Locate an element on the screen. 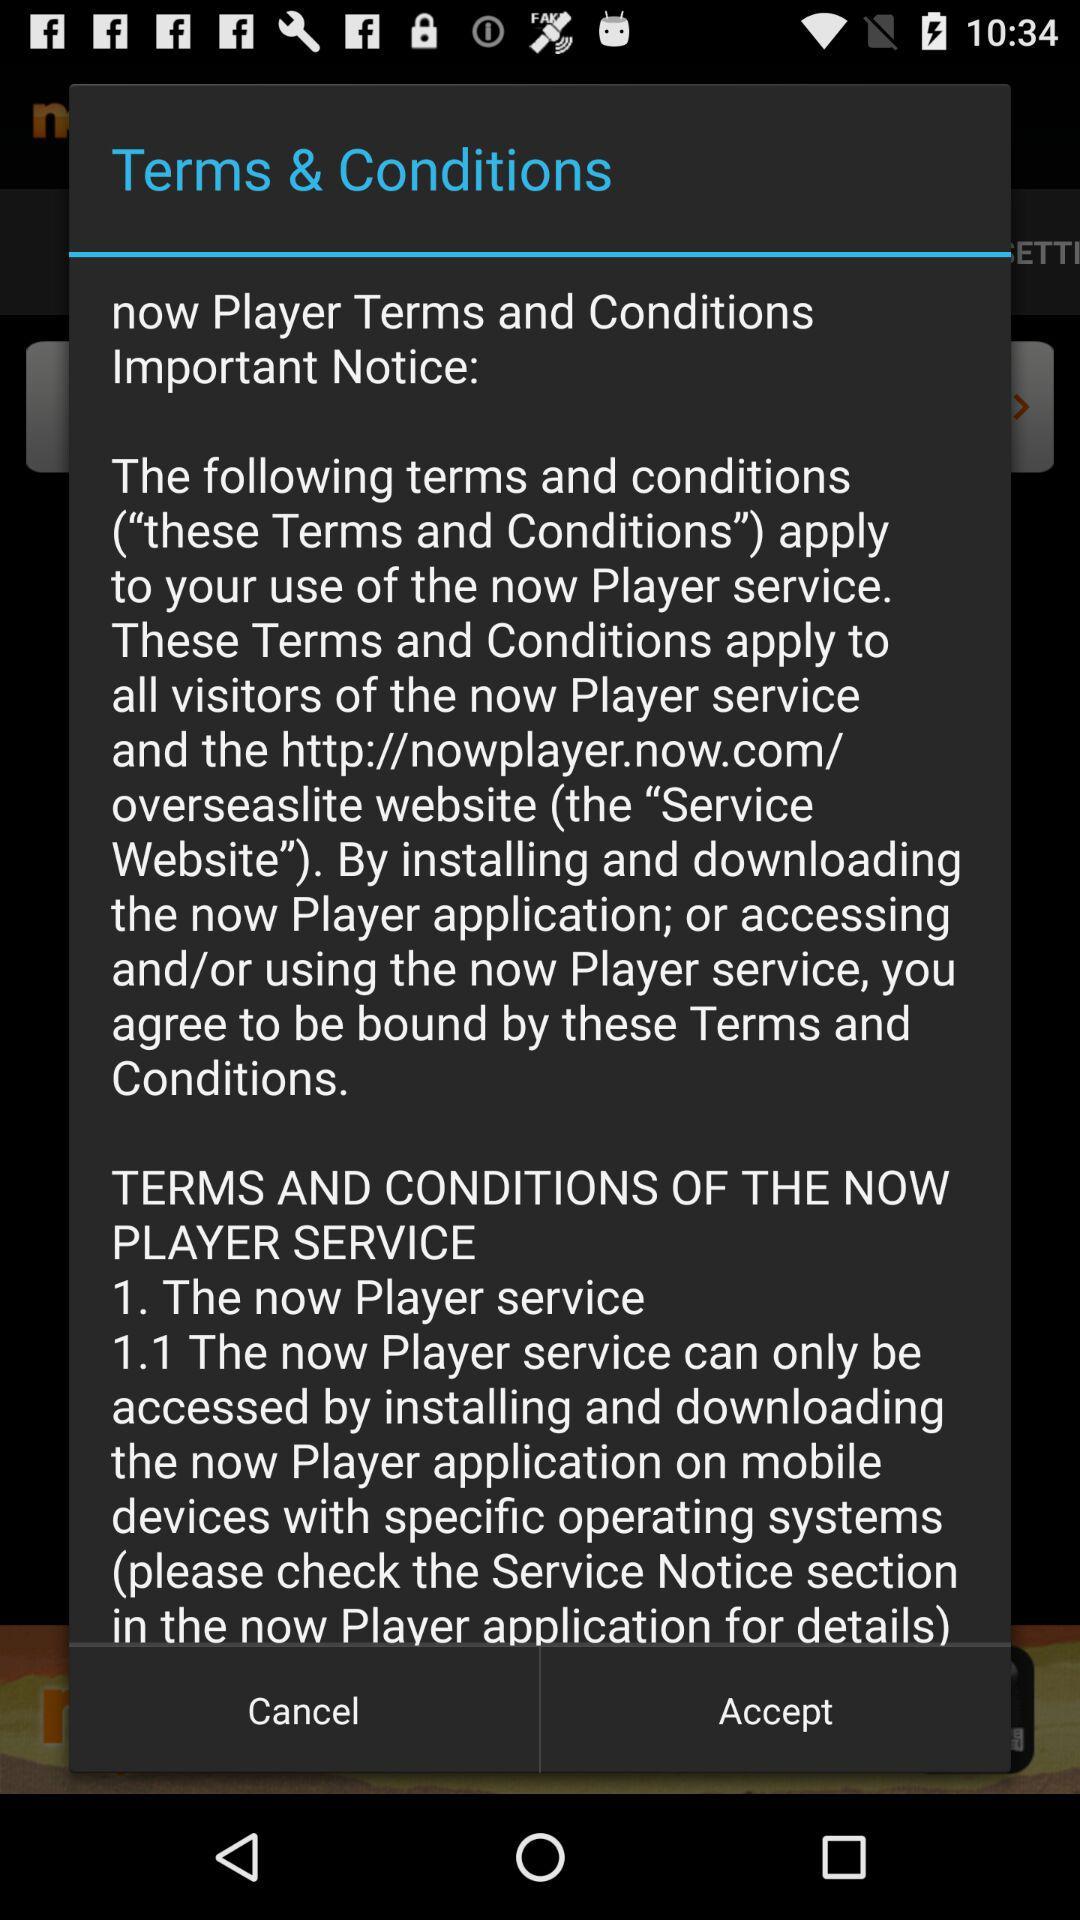  the icon to the right of the cancel button is located at coordinates (774, 1708).